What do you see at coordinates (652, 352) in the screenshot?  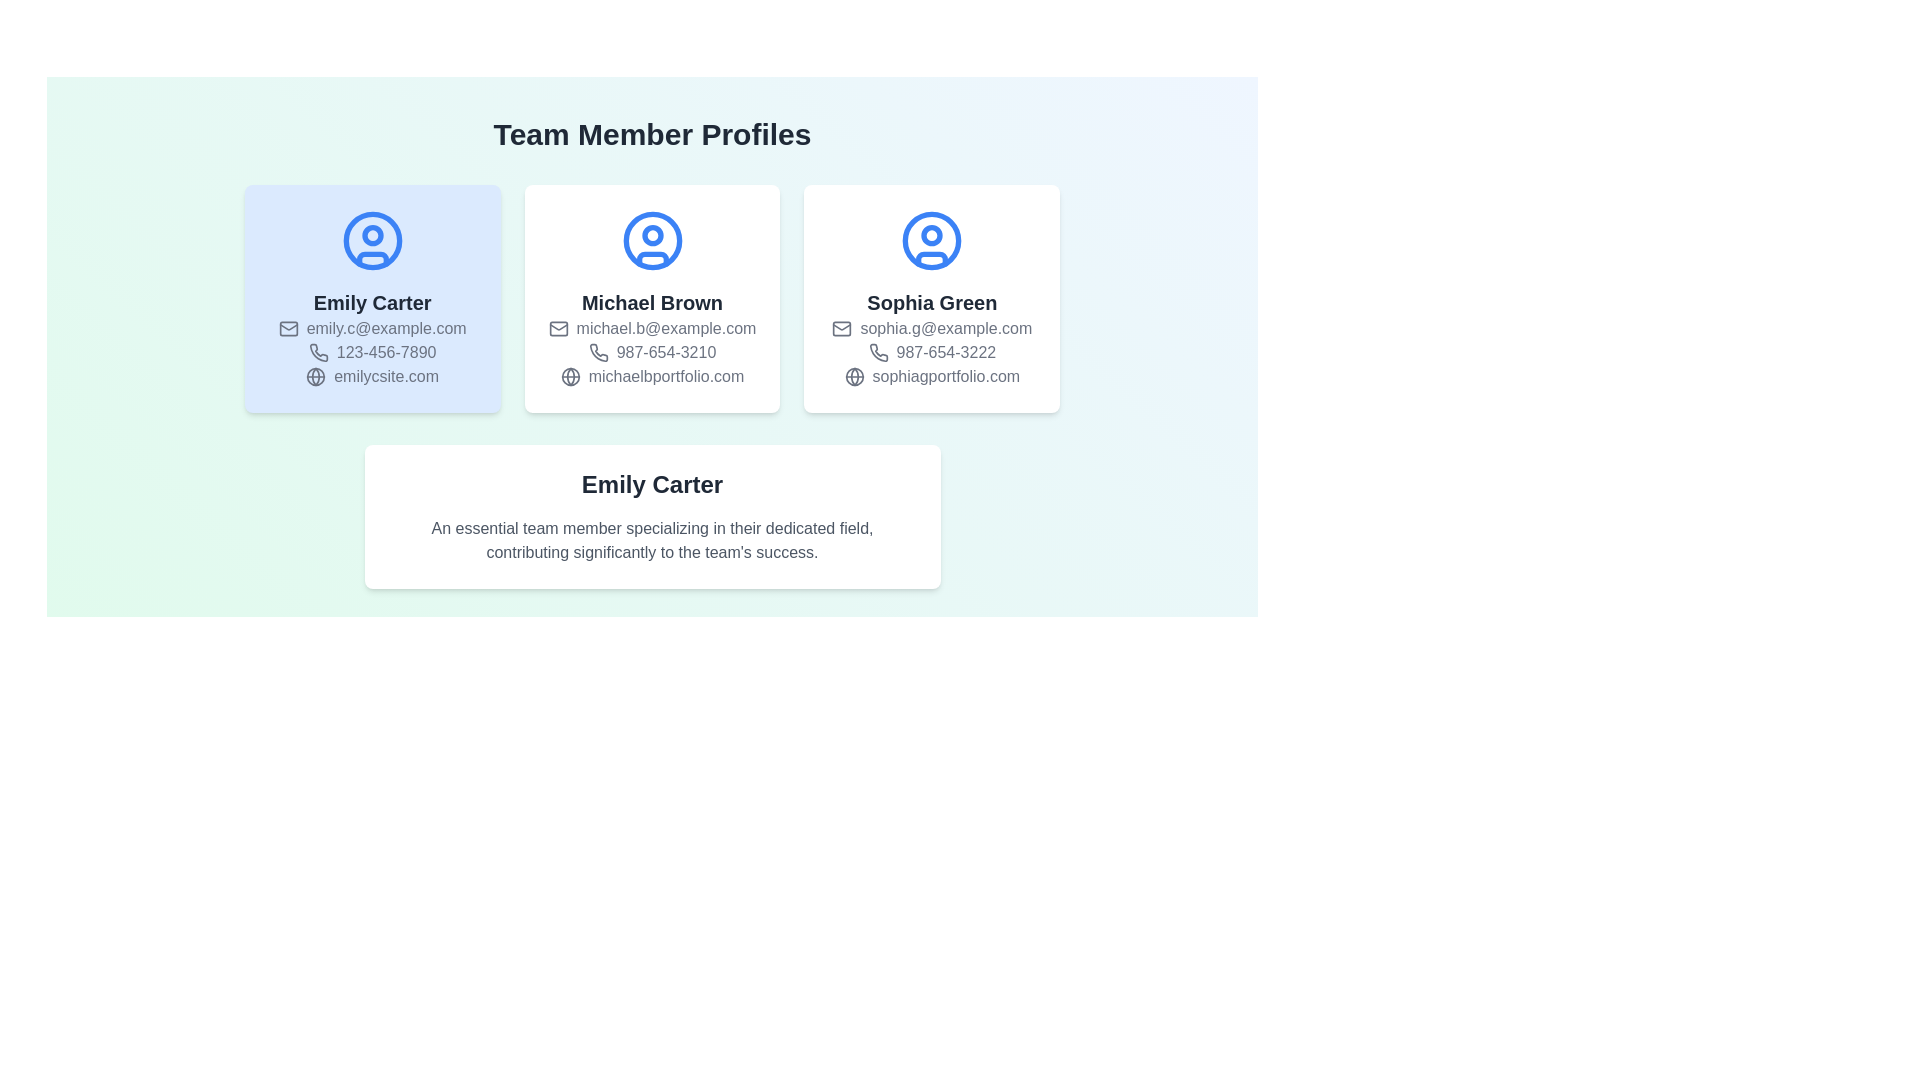 I see `the text displaying the contact phone number for 'Michael Brown', located in the third data row of the profile cards` at bounding box center [652, 352].